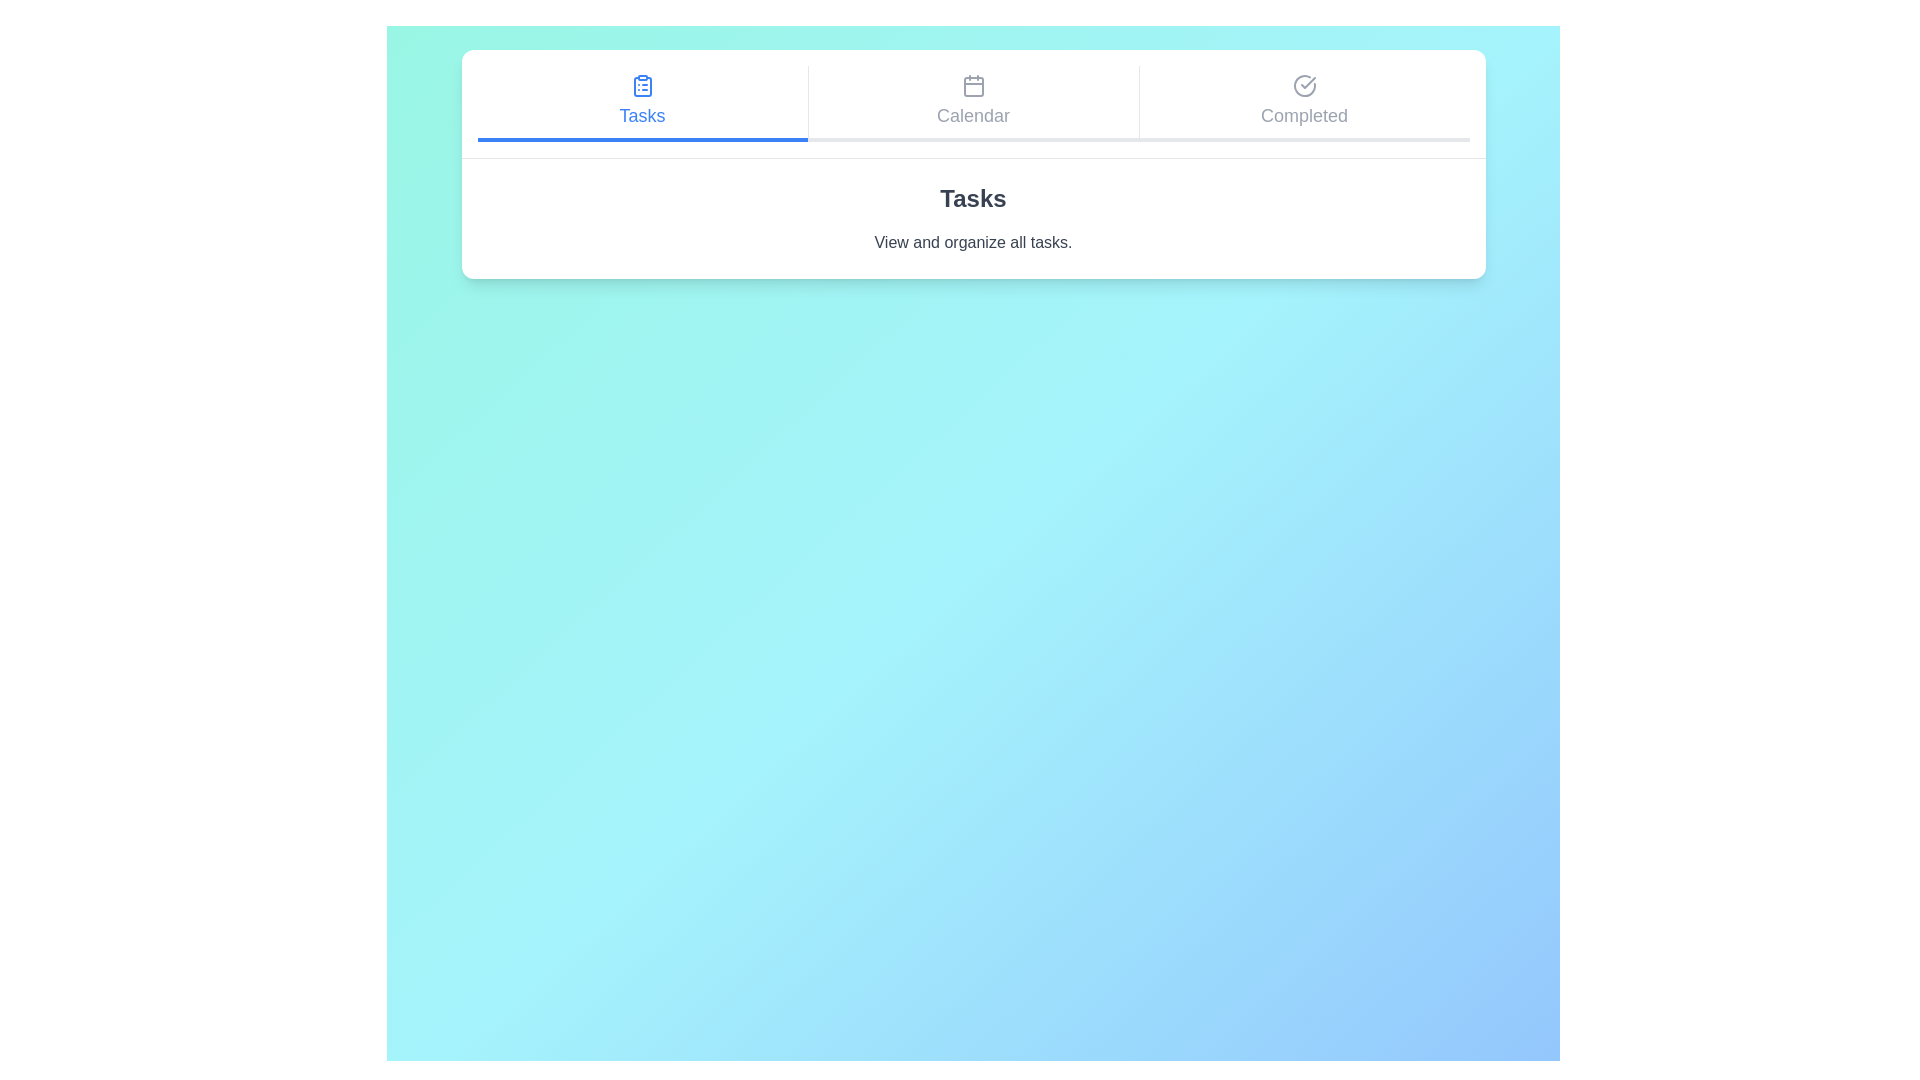 Image resolution: width=1920 pixels, height=1080 pixels. What do you see at coordinates (973, 104) in the screenshot?
I see `the Calendar tab by clicking on it` at bounding box center [973, 104].